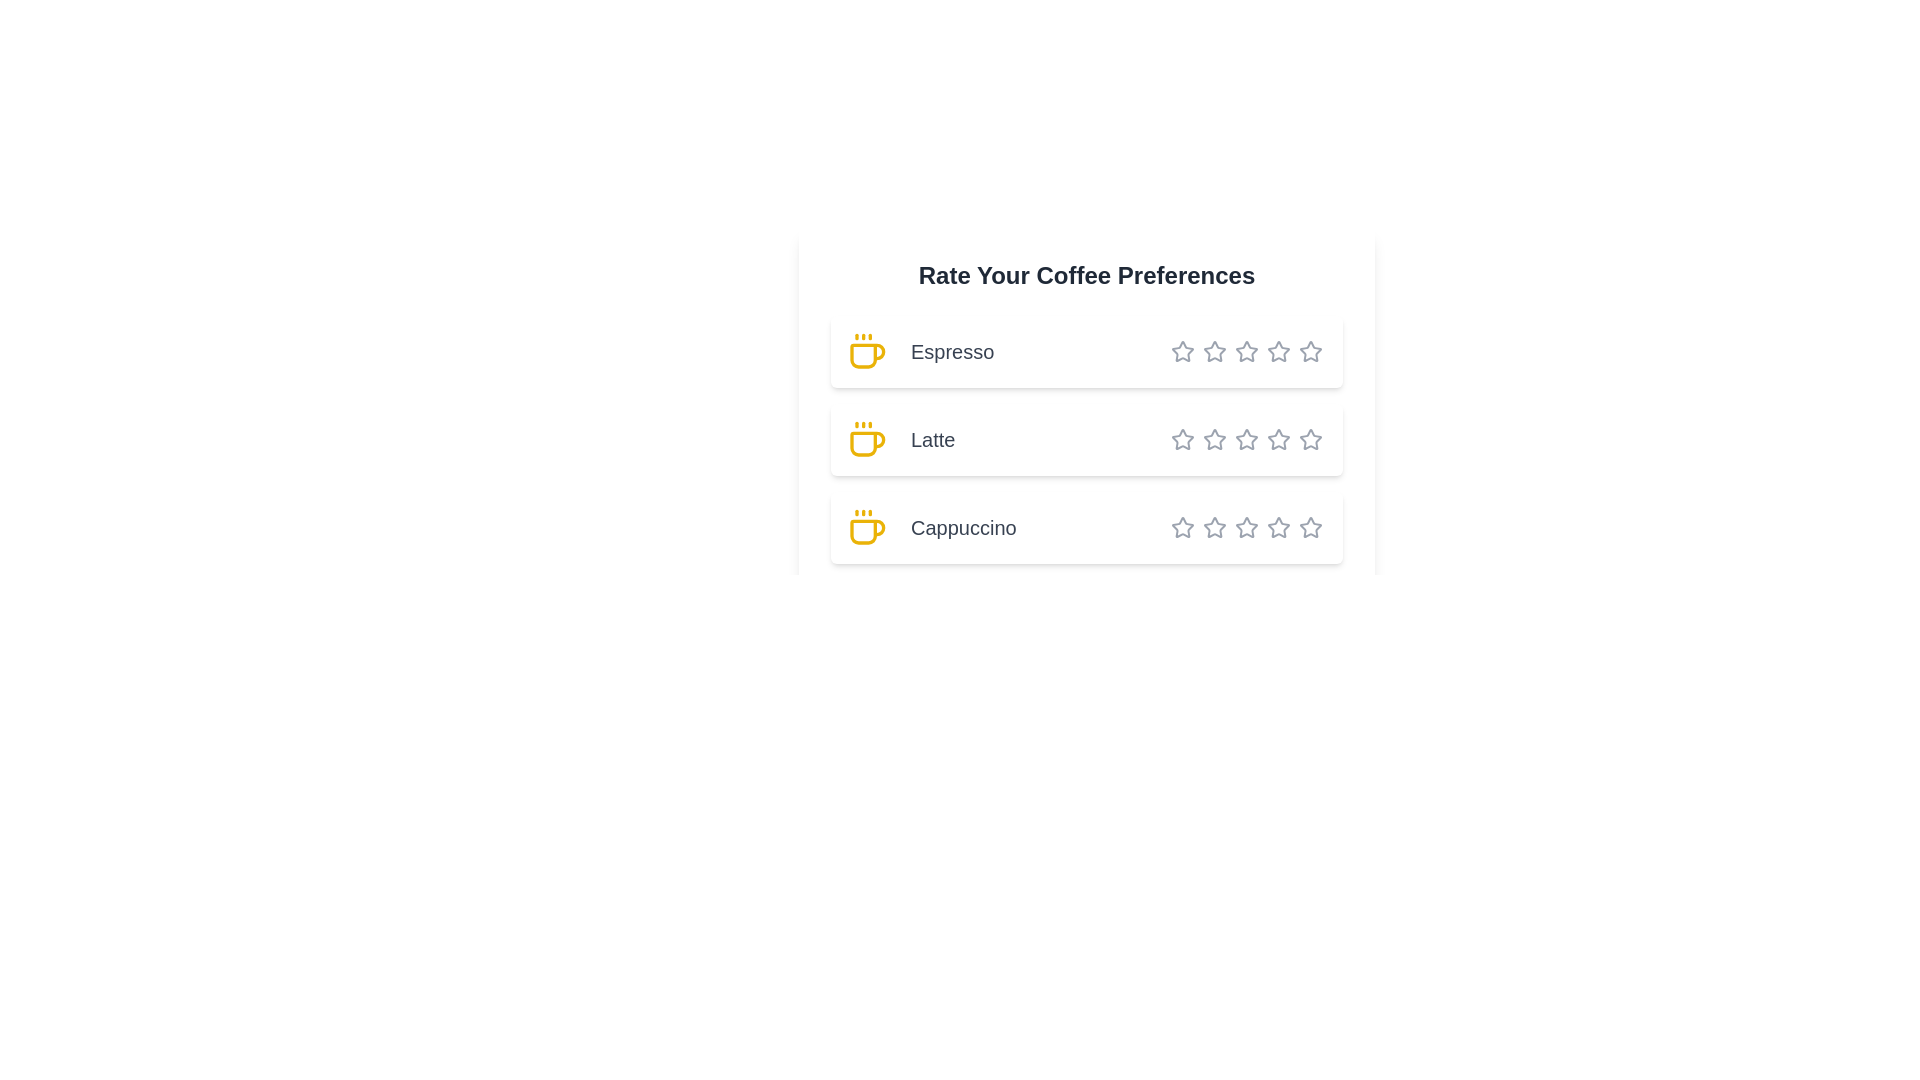 The image size is (1920, 1080). What do you see at coordinates (1202, 438) in the screenshot?
I see `the star corresponding to 2 stars for the coffee type Latte` at bounding box center [1202, 438].